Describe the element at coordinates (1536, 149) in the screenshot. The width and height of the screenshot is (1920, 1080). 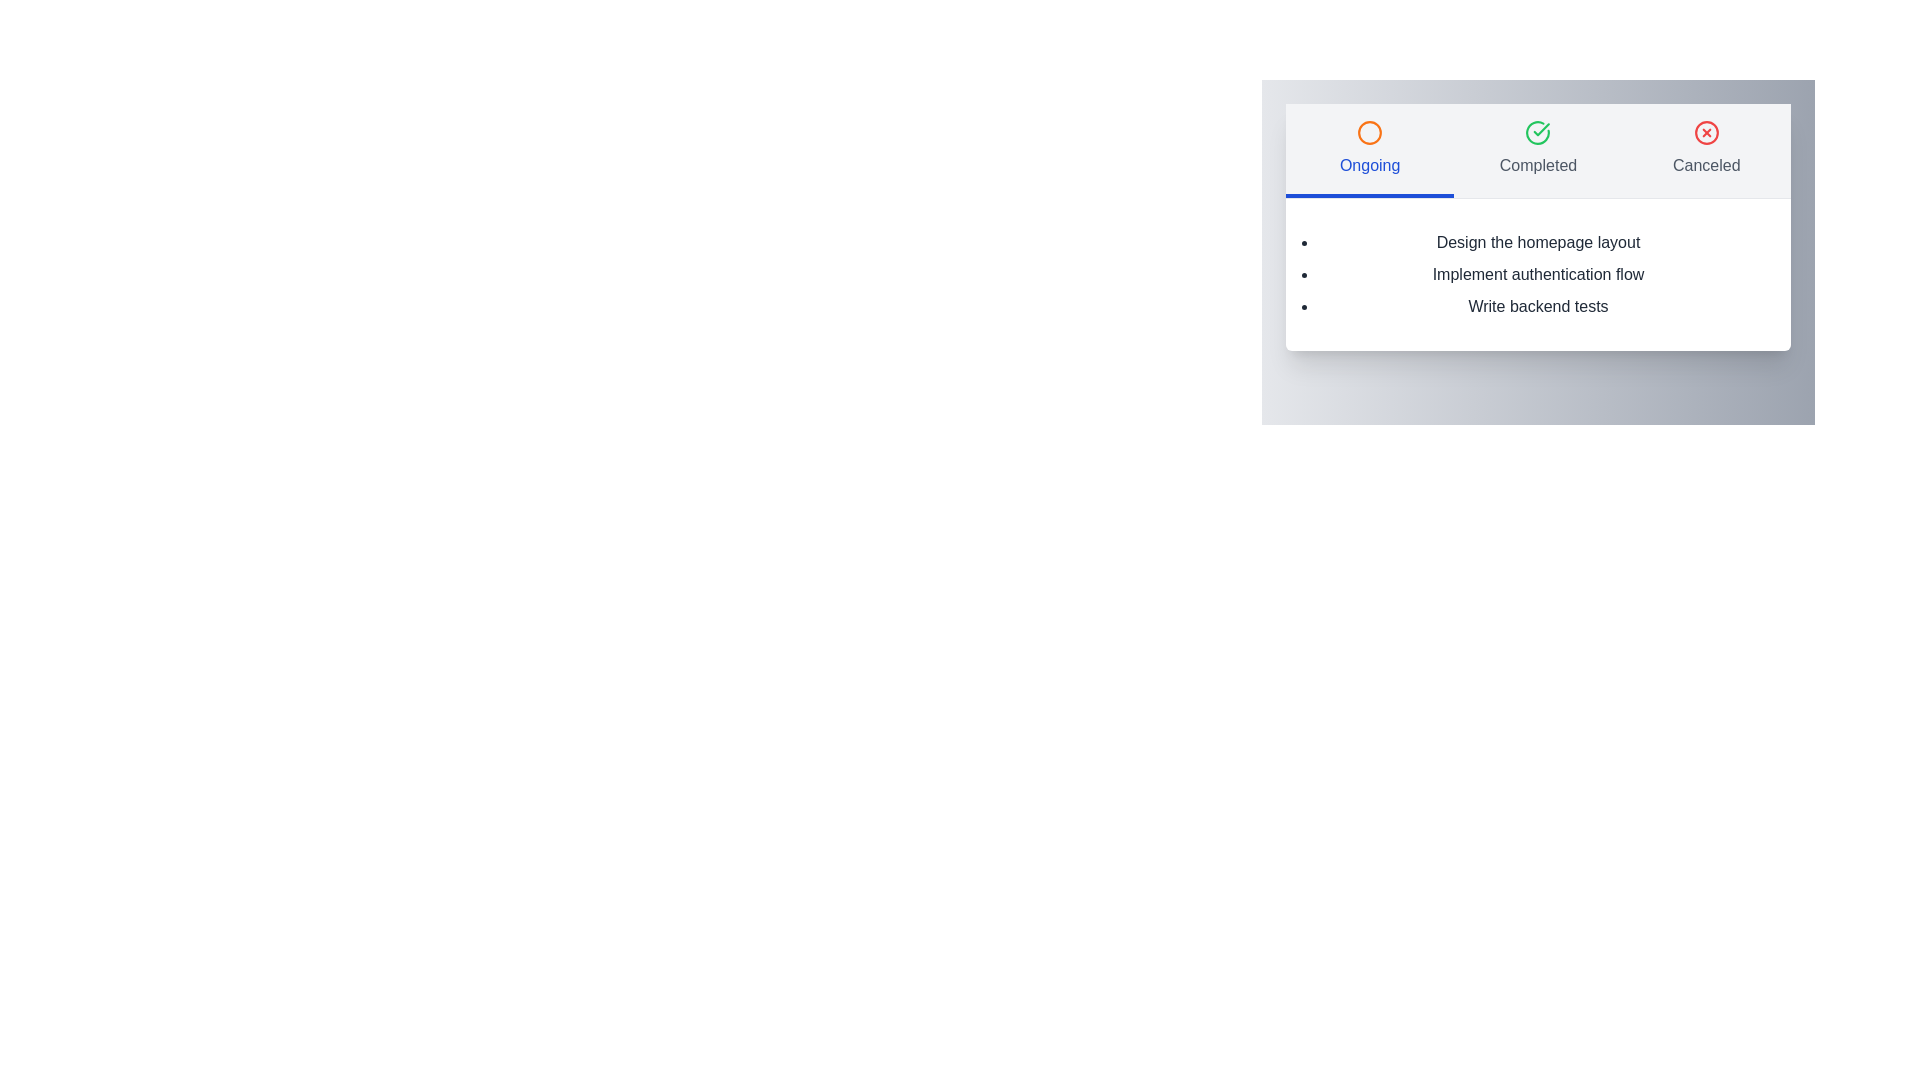
I see `the Completed tab by clicking on its button` at that location.